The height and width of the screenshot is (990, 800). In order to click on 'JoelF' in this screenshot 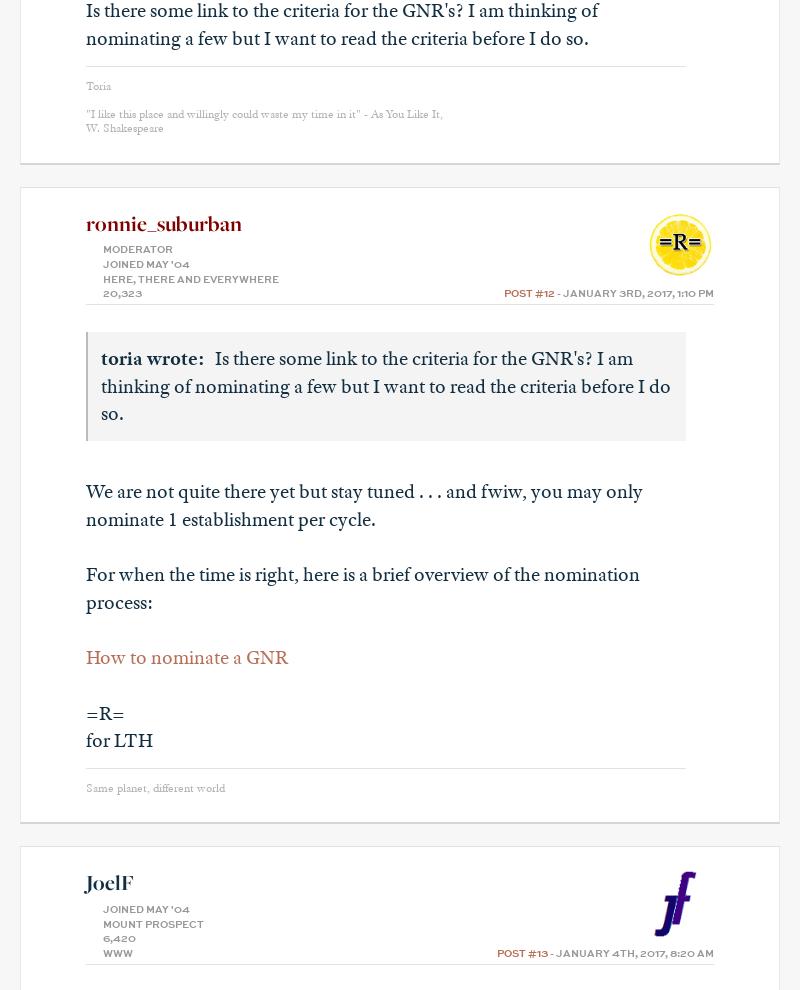, I will do `click(109, 882)`.